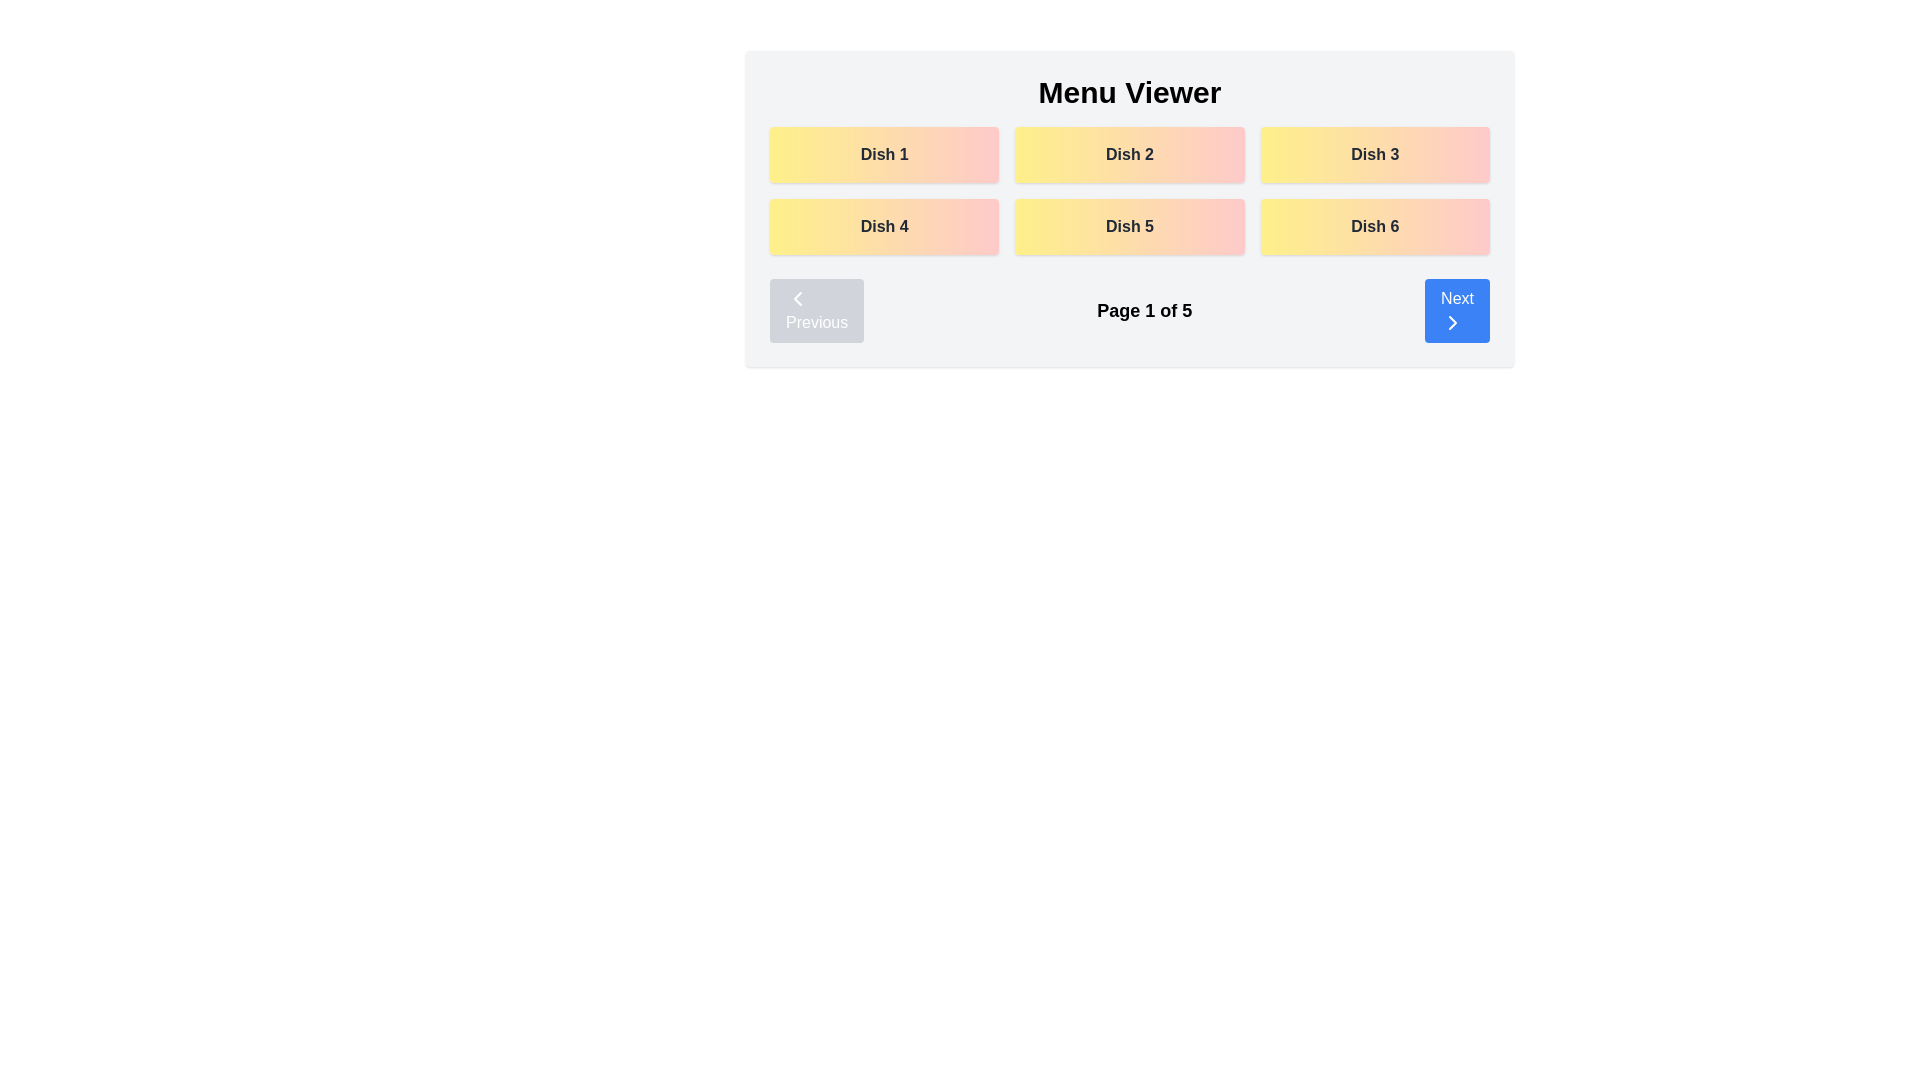 Image resolution: width=1920 pixels, height=1080 pixels. I want to click on the first dish option button in the menu selection interface, which is a static display element located in the top-left corner of the grid layout, so click(883, 153).